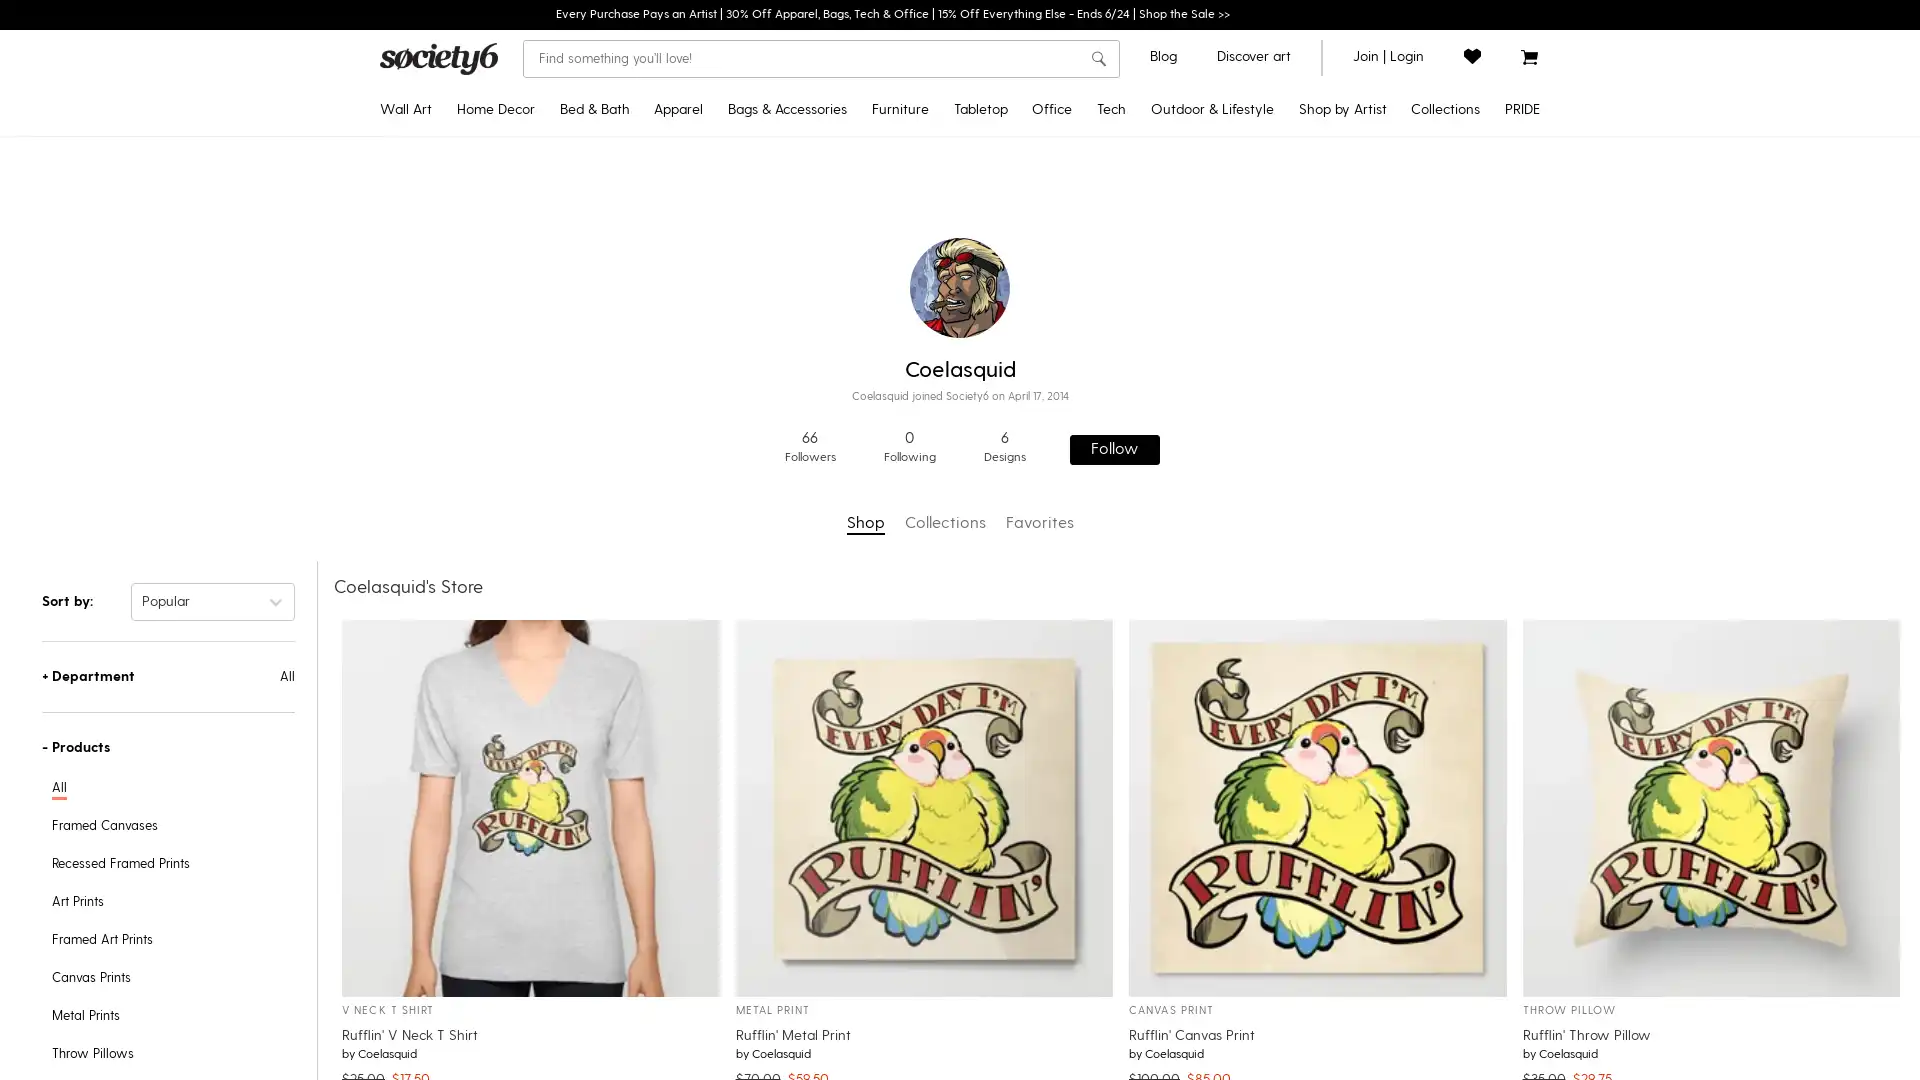 The image size is (1920, 1080). I want to click on Acrylic Trays, so click(1101, 289).